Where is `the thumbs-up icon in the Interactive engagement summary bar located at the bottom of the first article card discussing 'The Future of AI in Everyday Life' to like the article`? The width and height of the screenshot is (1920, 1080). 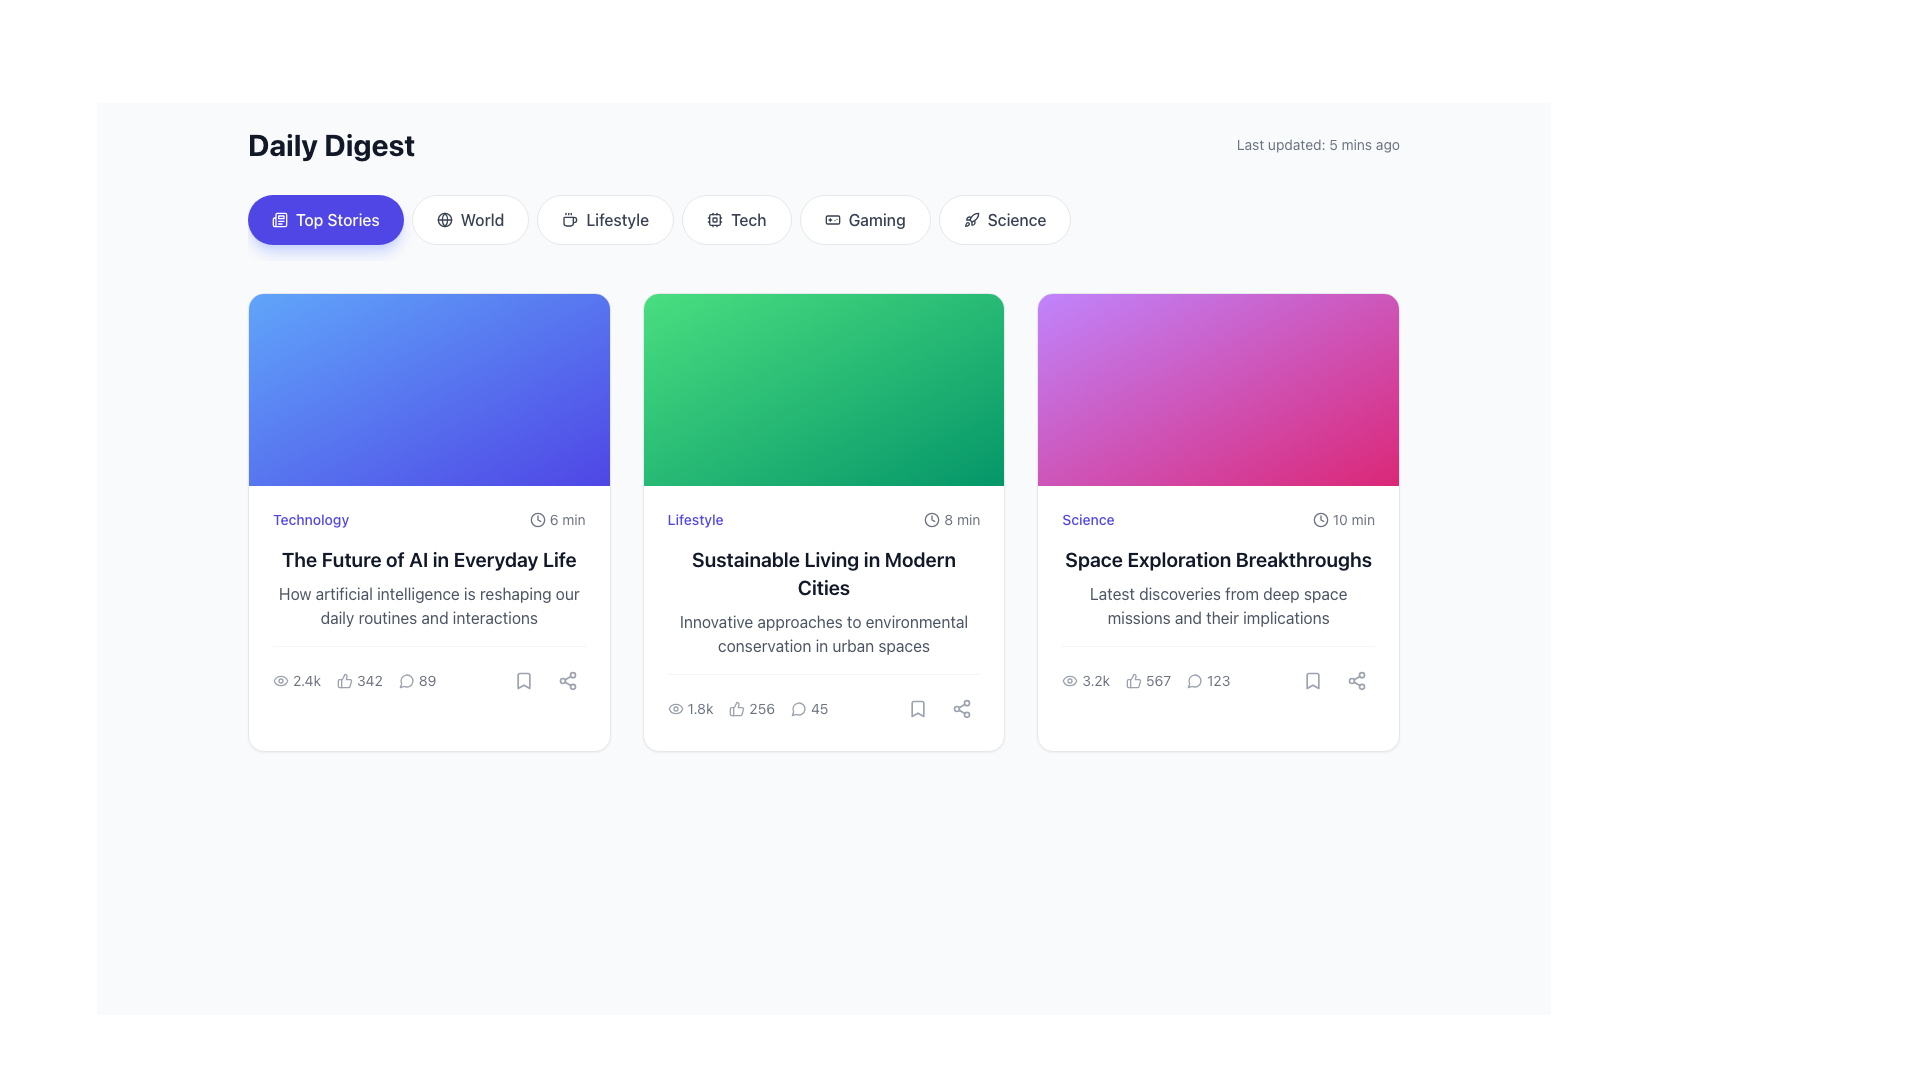
the thumbs-up icon in the Interactive engagement summary bar located at the bottom of the first article card discussing 'The Future of AI in Everyday Life' to like the article is located at coordinates (354, 680).